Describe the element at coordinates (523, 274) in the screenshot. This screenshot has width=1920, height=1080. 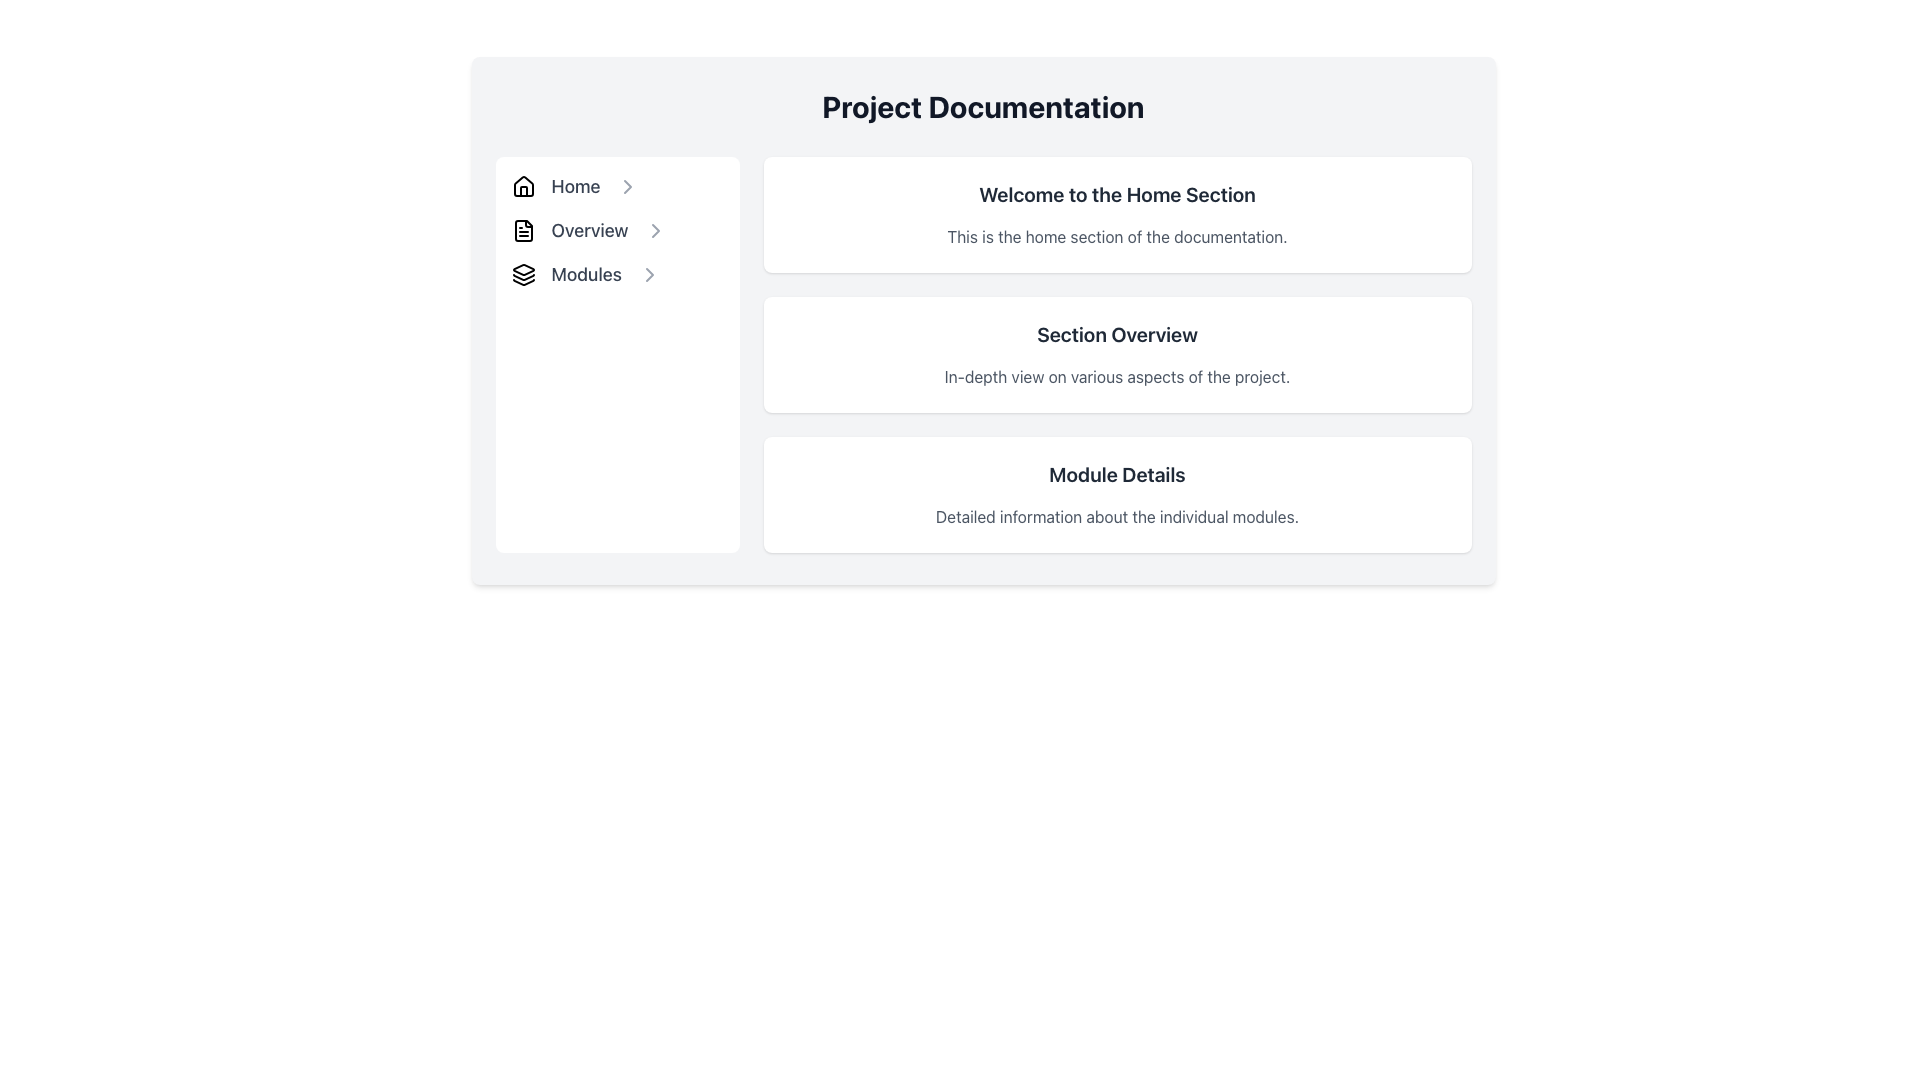
I see `the icon representing 'Modules' in the left-side navigation menu, which is the third icon in sequential order next to 'Home' and 'Overview'` at that location.